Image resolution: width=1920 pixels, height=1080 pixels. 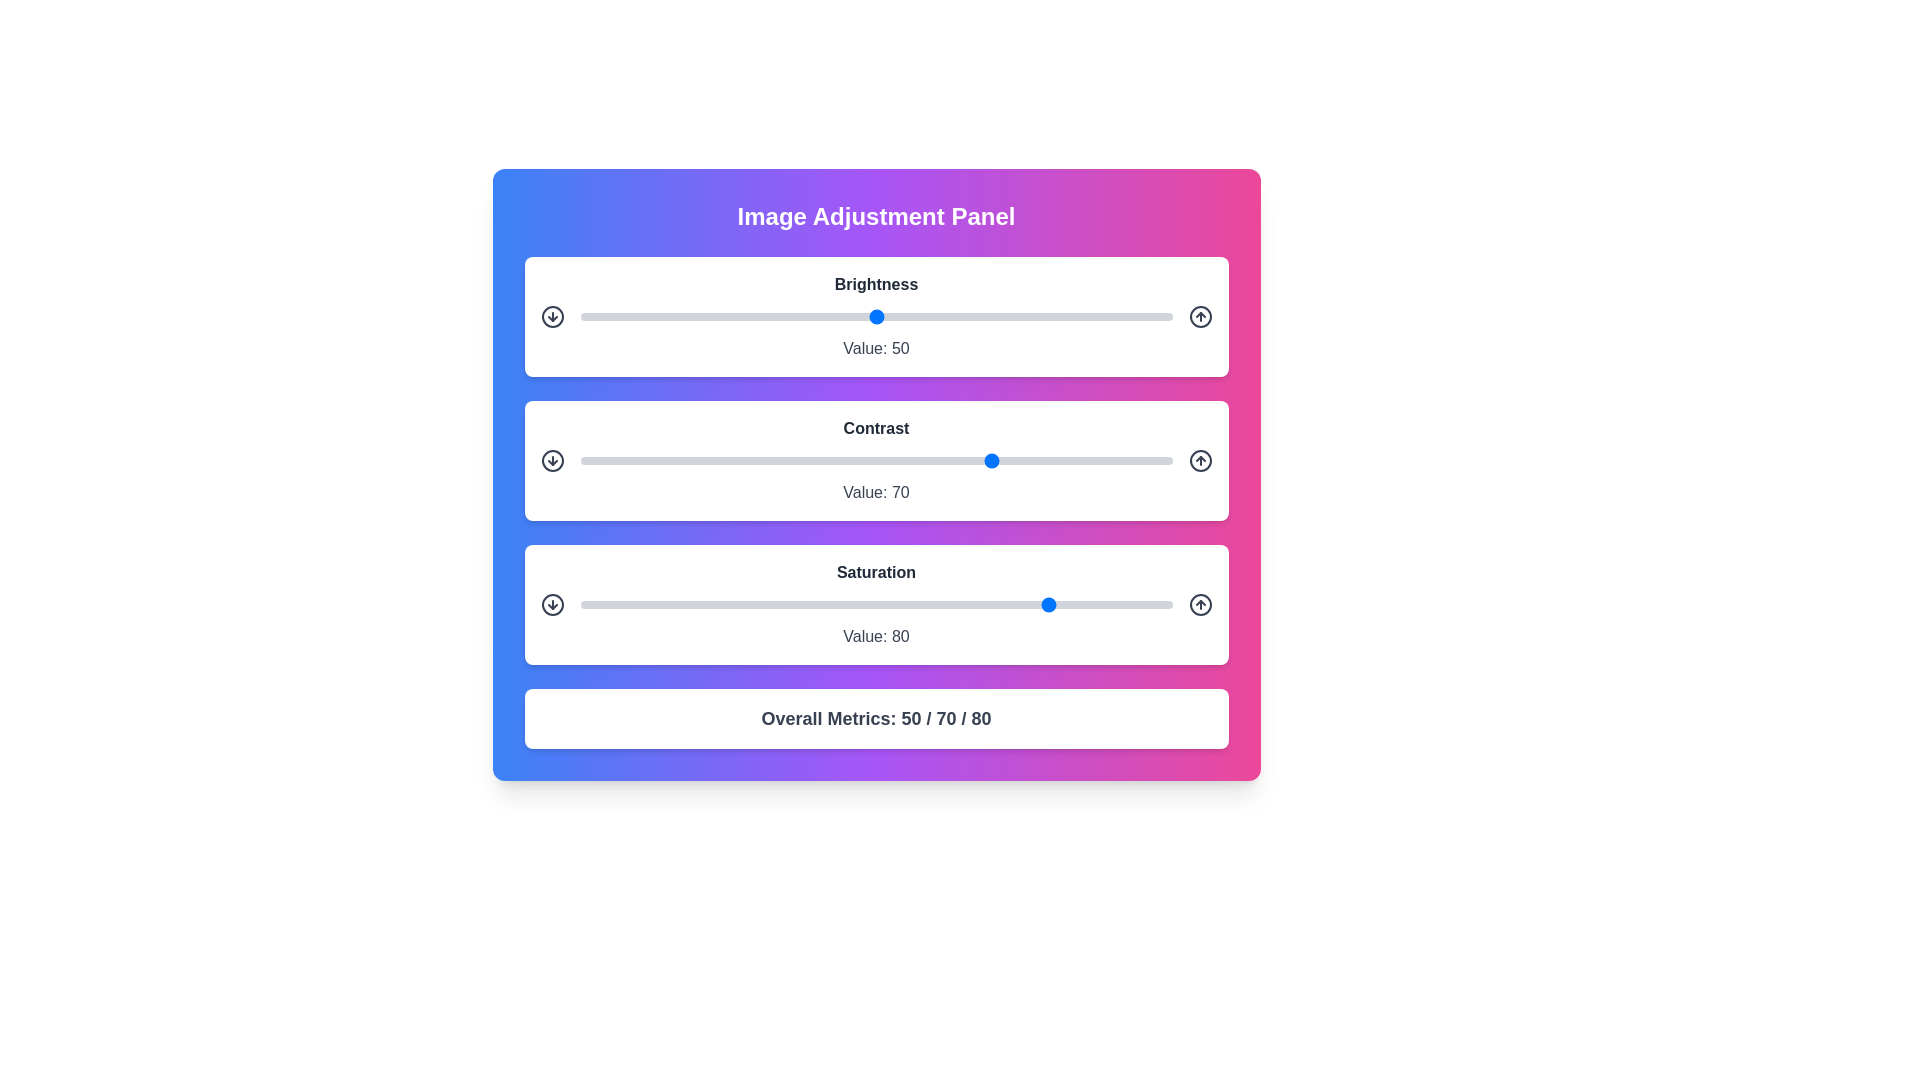 I want to click on the contrast, so click(x=614, y=461).